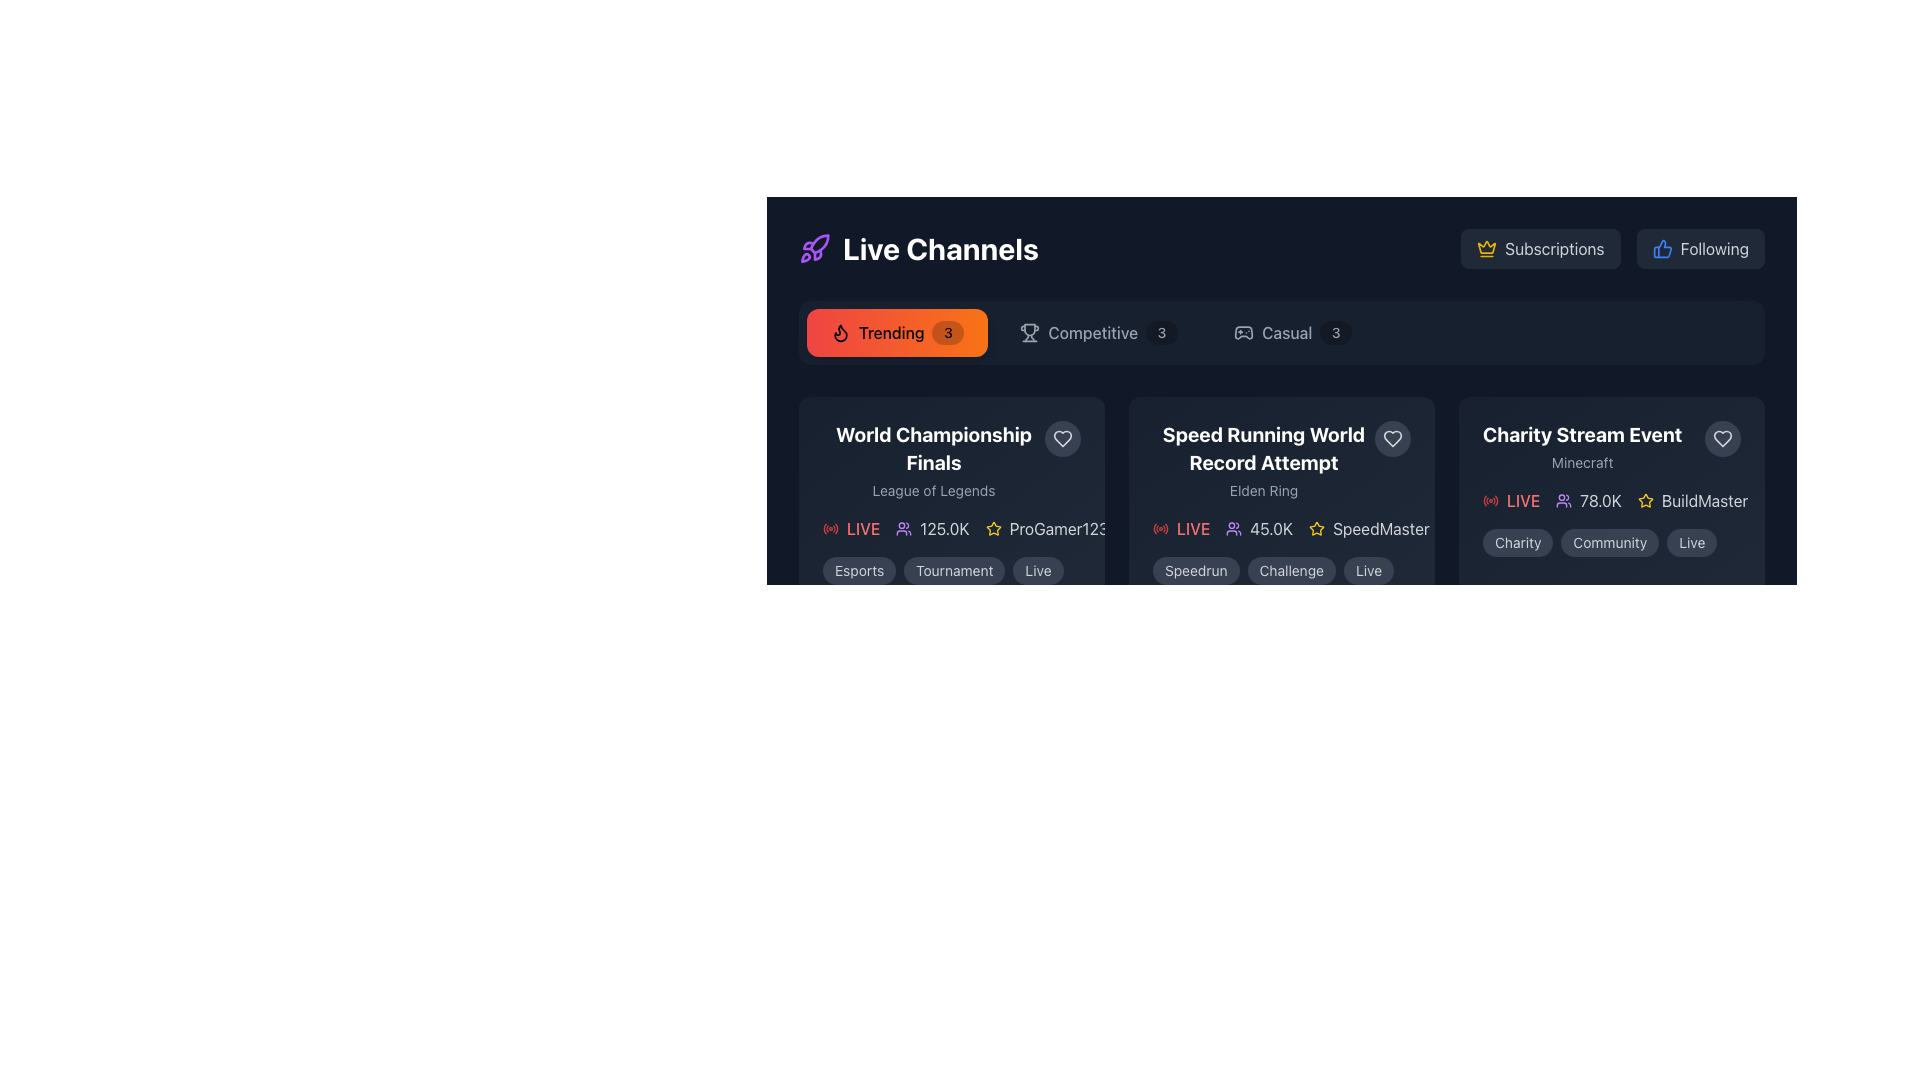  What do you see at coordinates (1281, 501) in the screenshot?
I see `the second card in the 'Live Channels' section that showcases a speedrun event` at bounding box center [1281, 501].